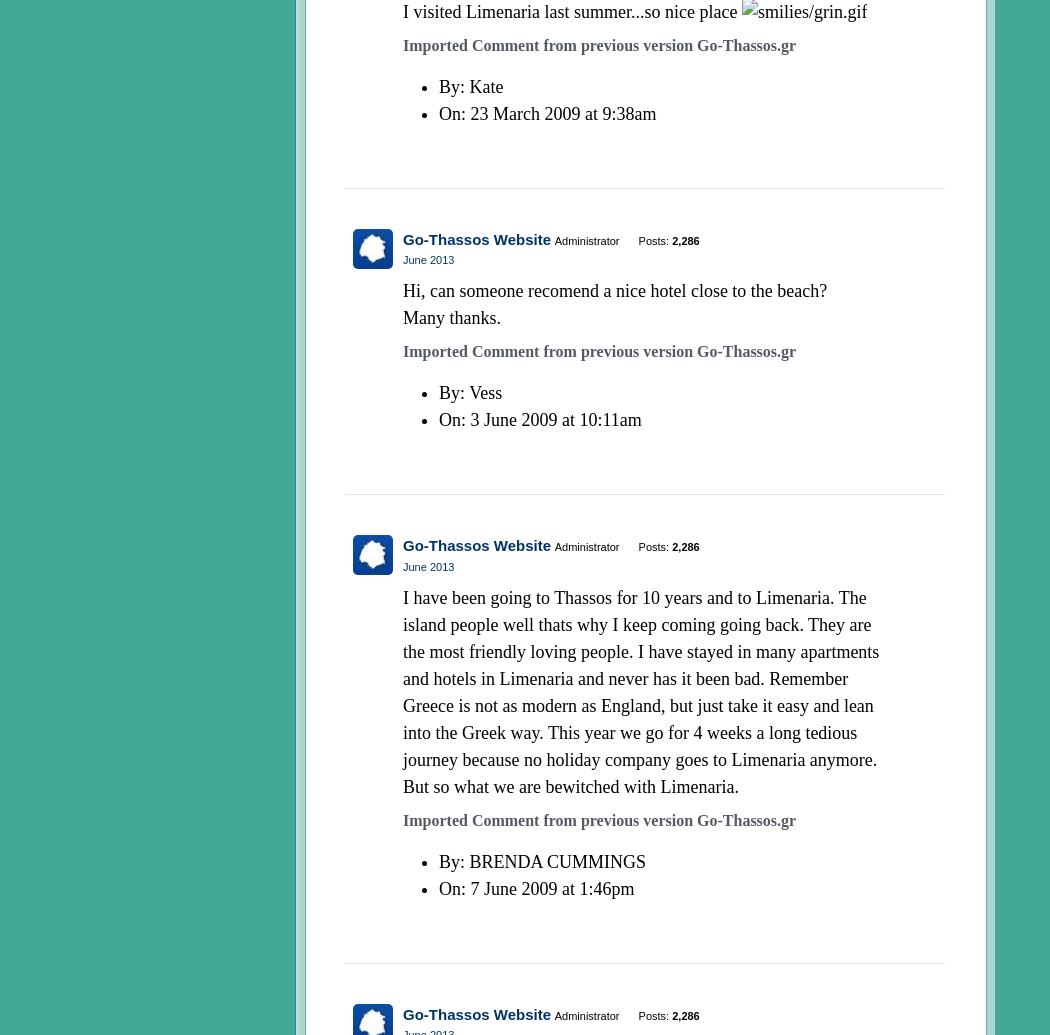 This screenshot has height=1035, width=1050. Describe the element at coordinates (402, 12) in the screenshot. I see `'I visited Limenaria last summer...so nice place'` at that location.